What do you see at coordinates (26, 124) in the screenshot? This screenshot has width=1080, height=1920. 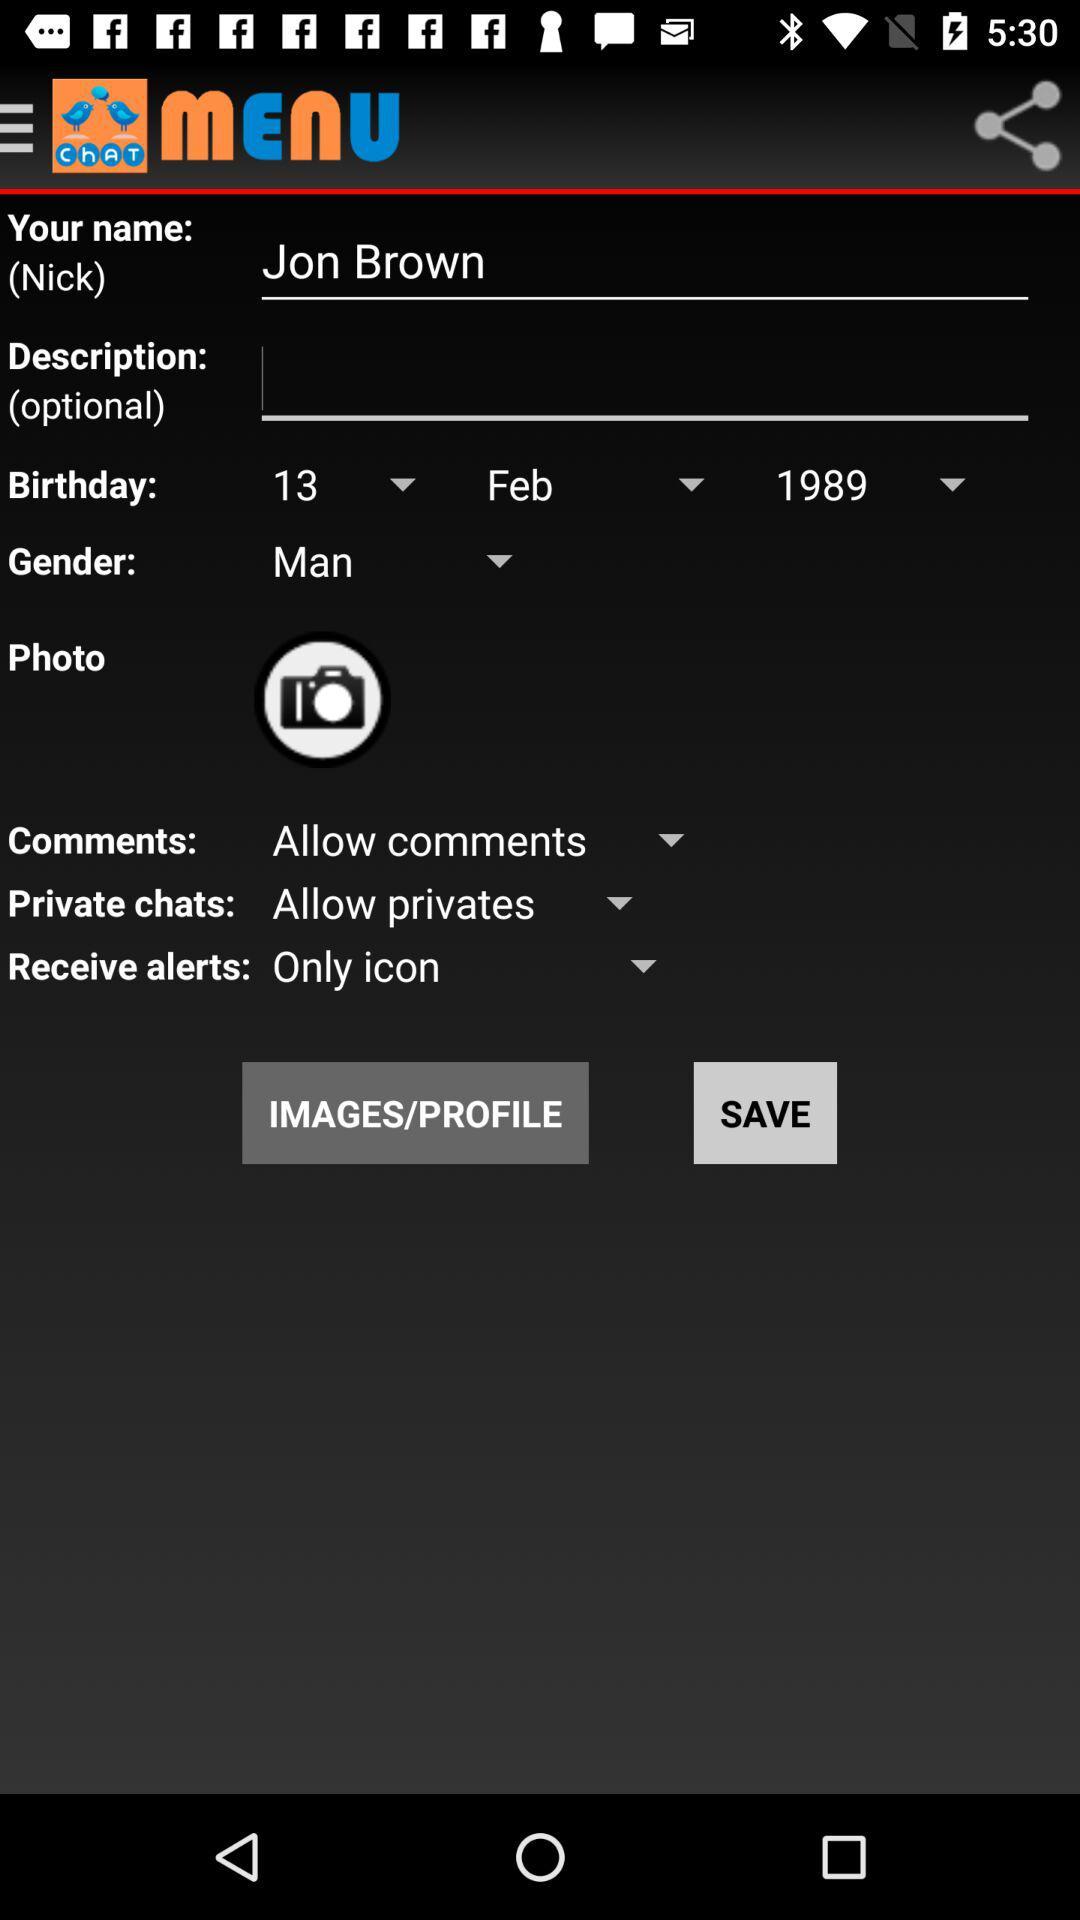 I see `open side men` at bounding box center [26, 124].